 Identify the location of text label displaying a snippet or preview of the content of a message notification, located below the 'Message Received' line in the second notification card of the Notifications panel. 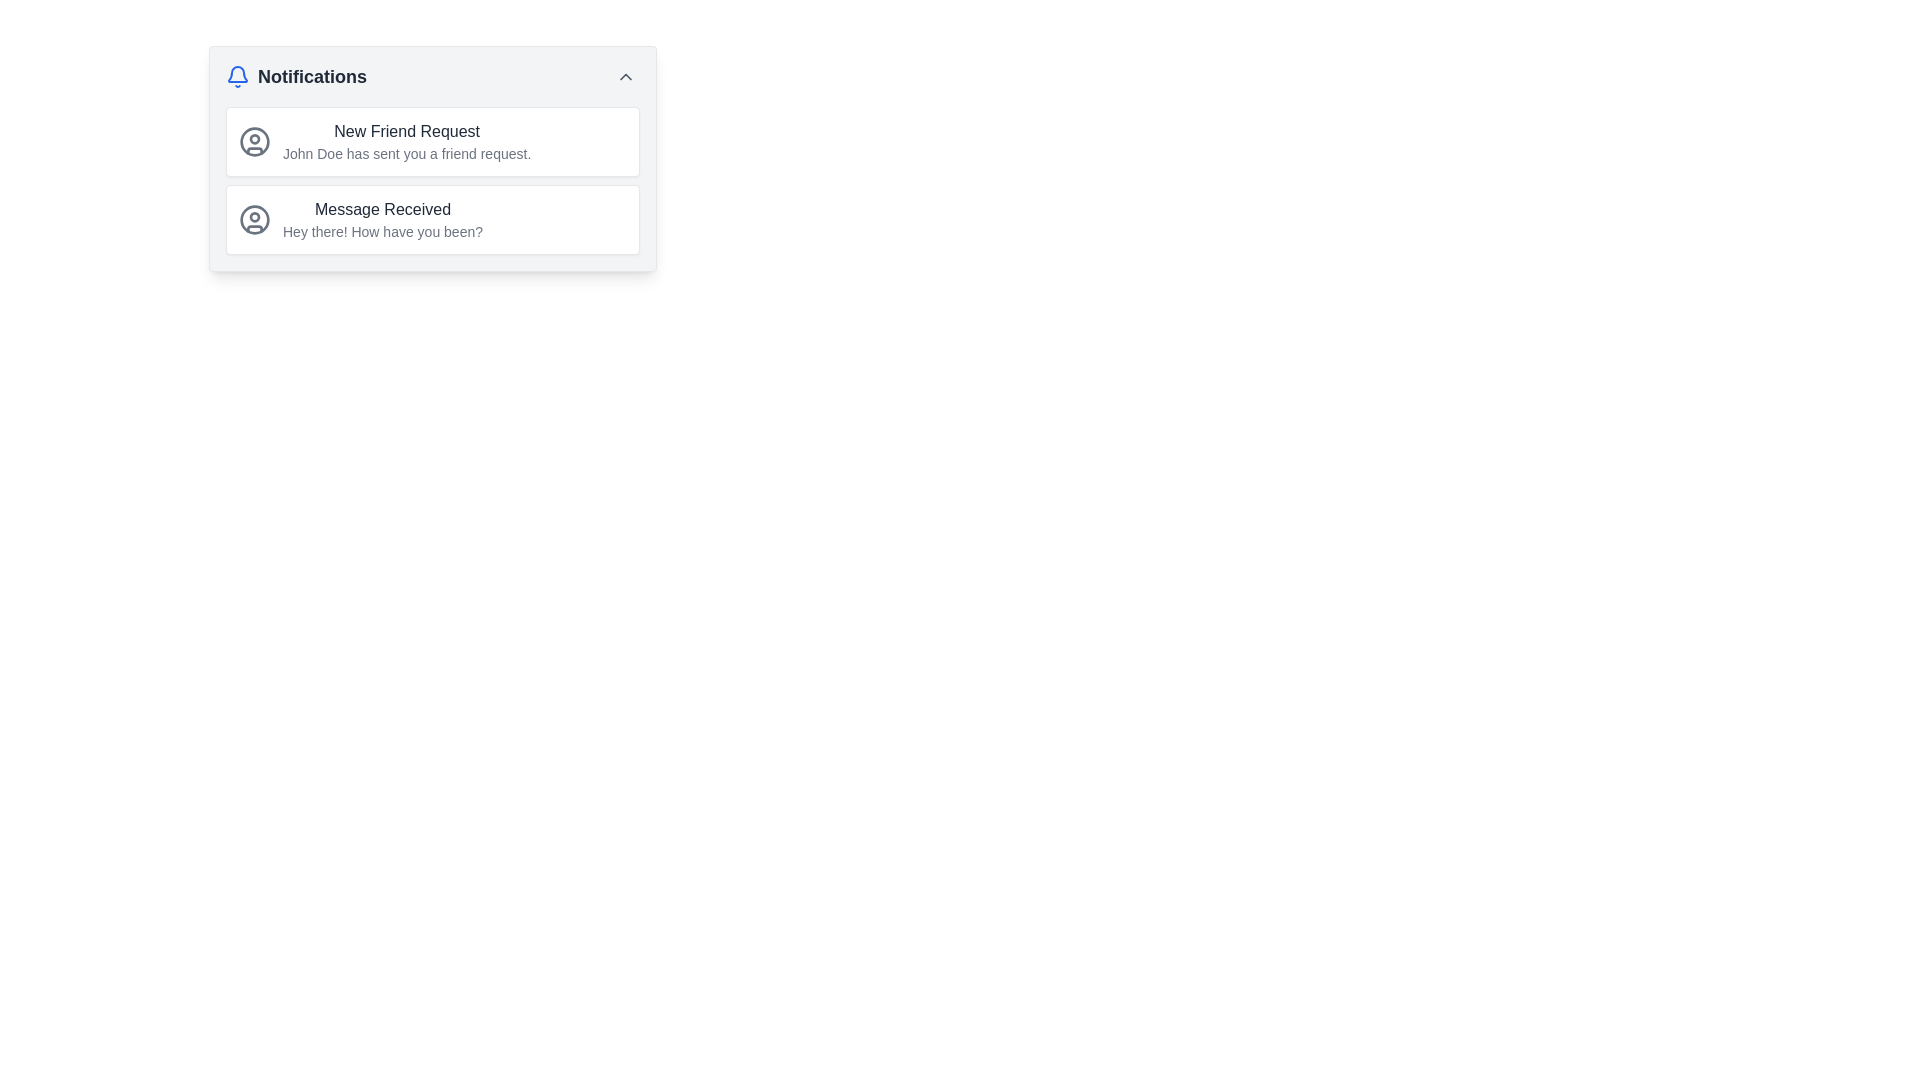
(383, 230).